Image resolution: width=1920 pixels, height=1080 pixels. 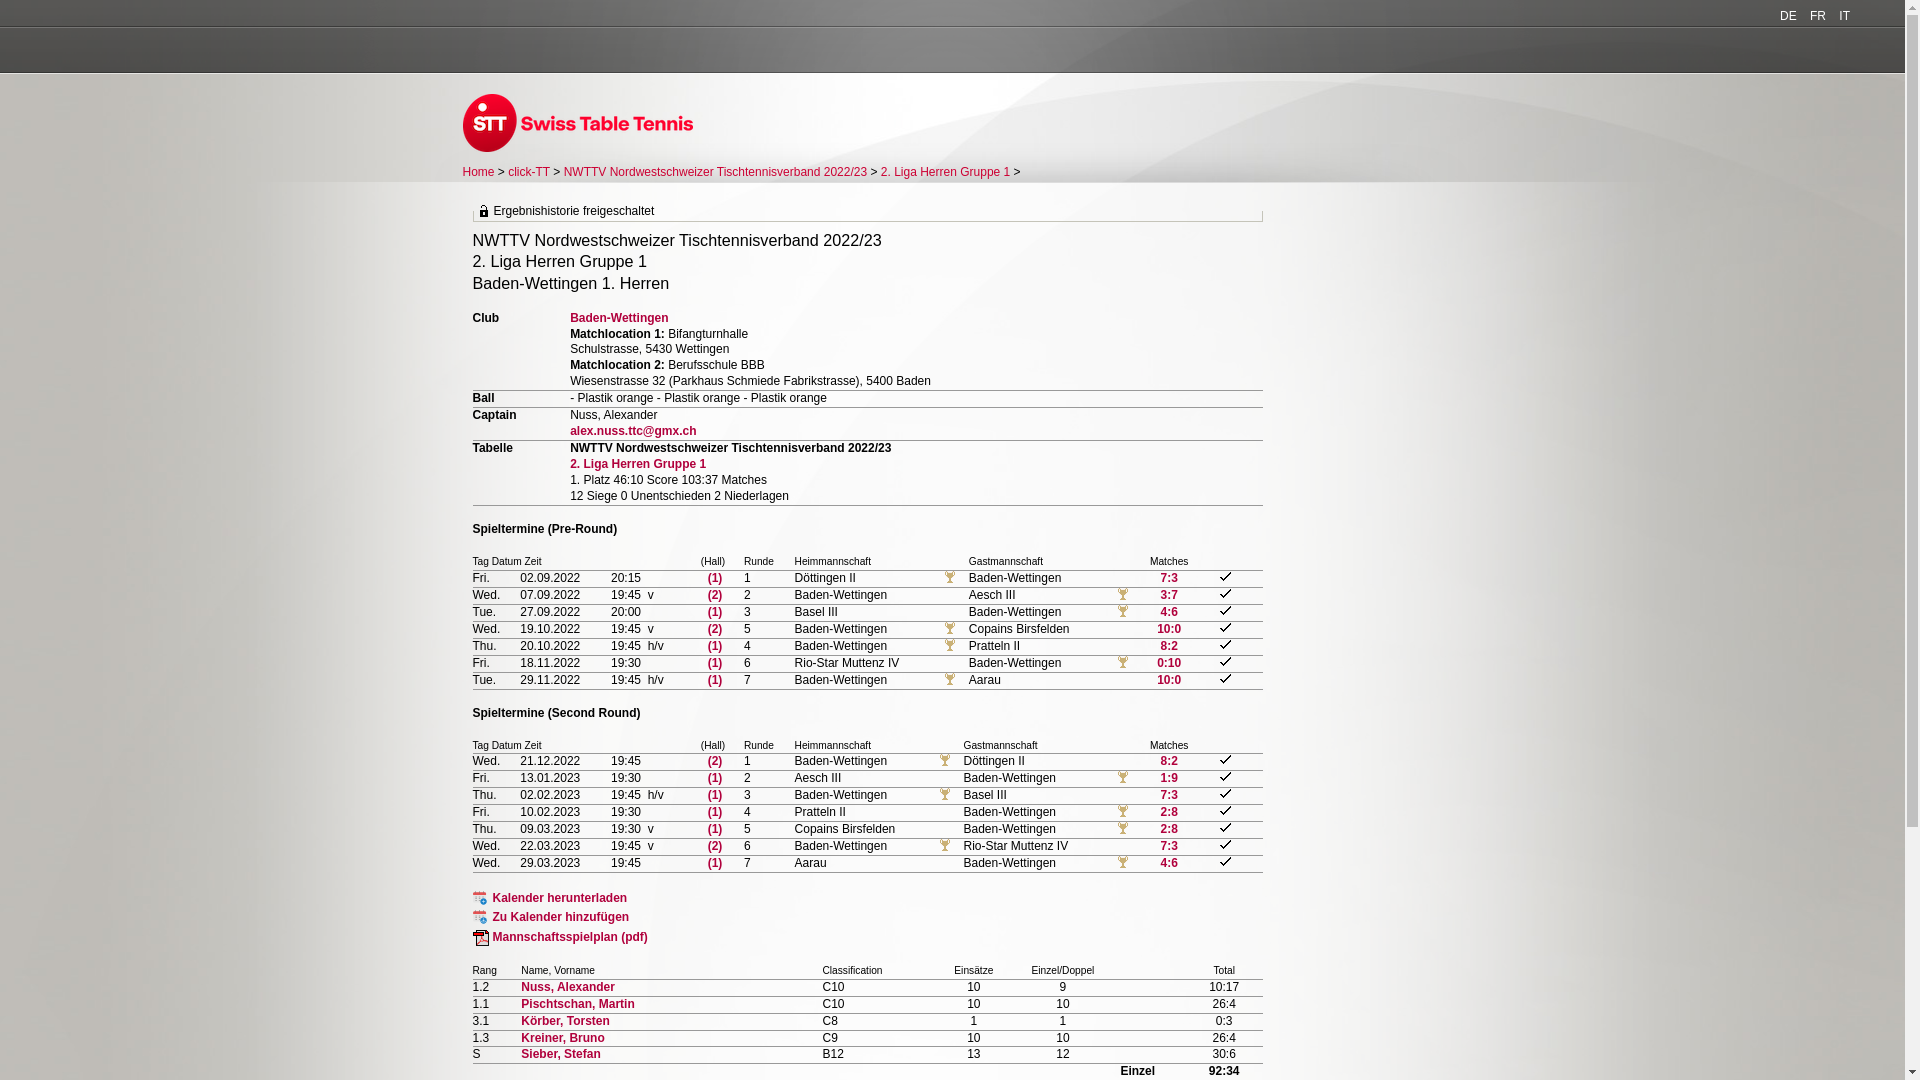 I want to click on 'FR', so click(x=1818, y=15).